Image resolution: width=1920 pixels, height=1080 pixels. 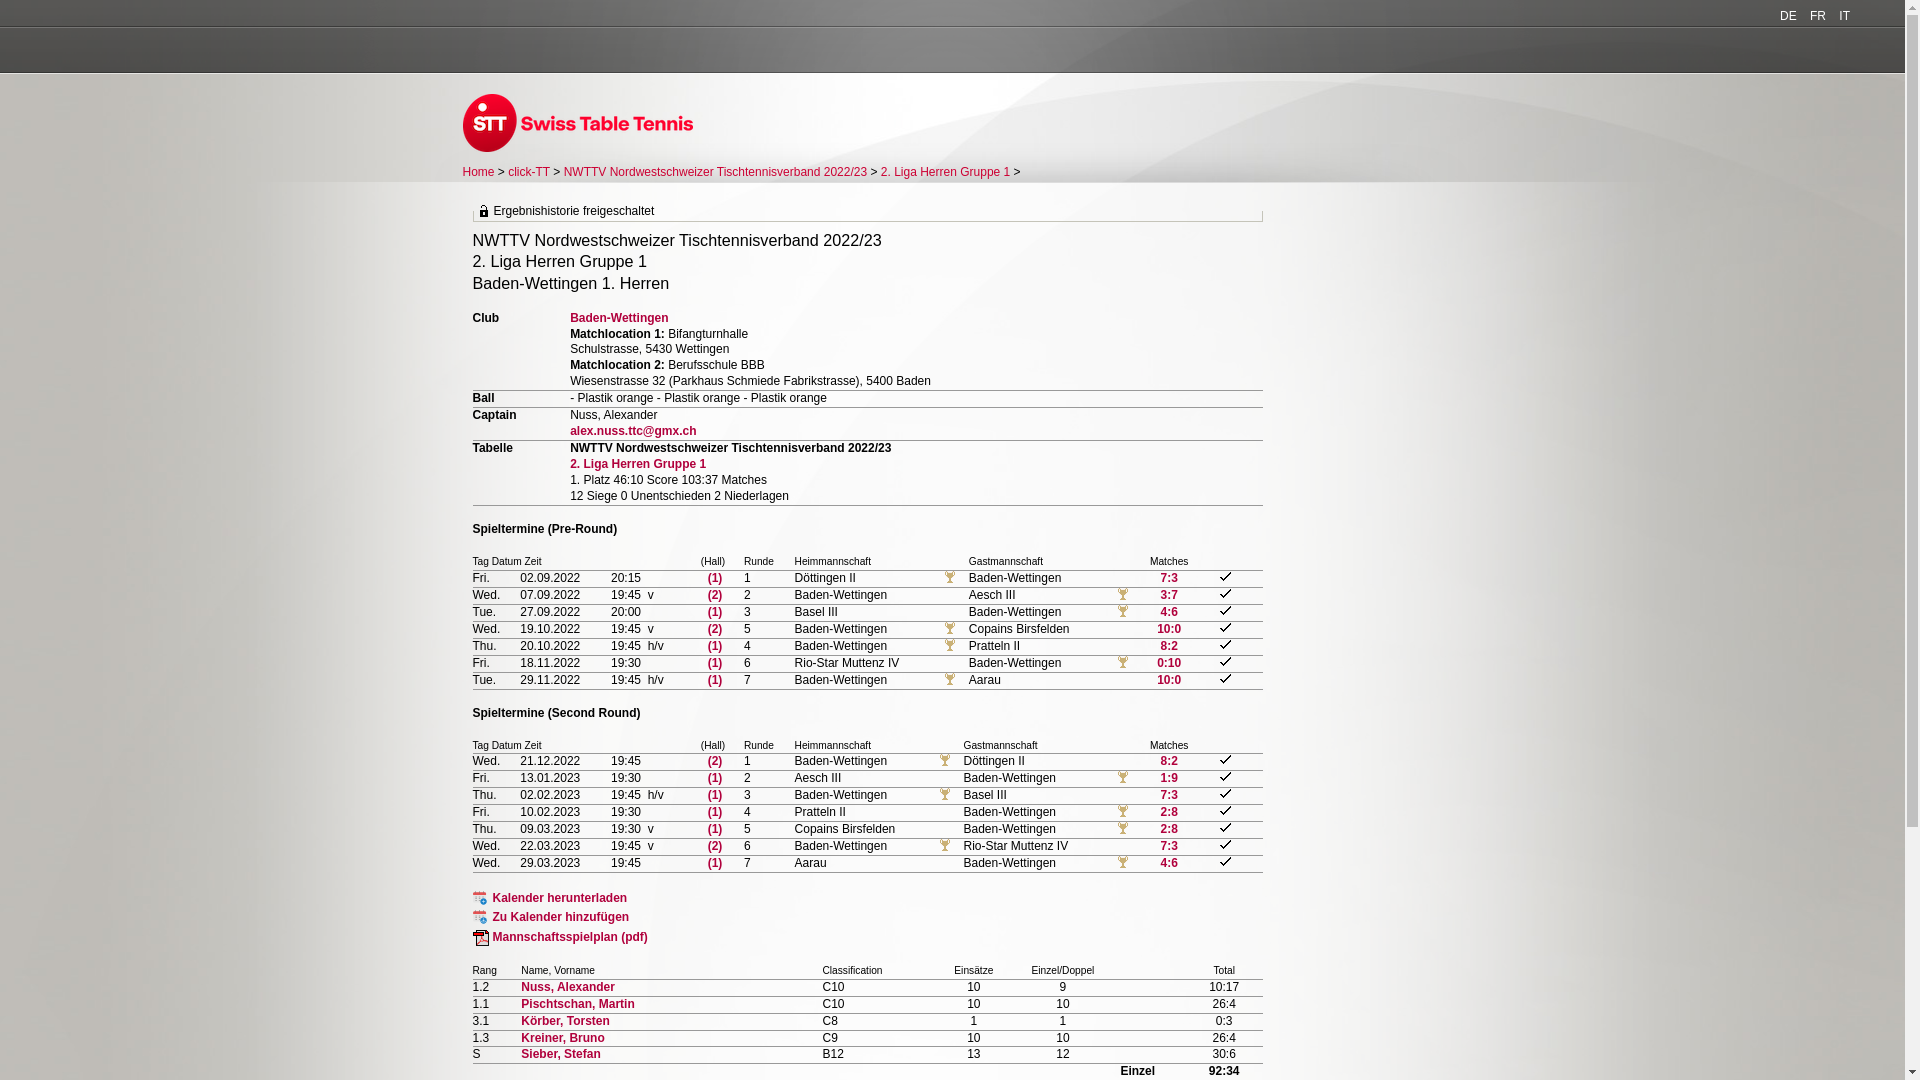 I want to click on 'FR', so click(x=1818, y=15).